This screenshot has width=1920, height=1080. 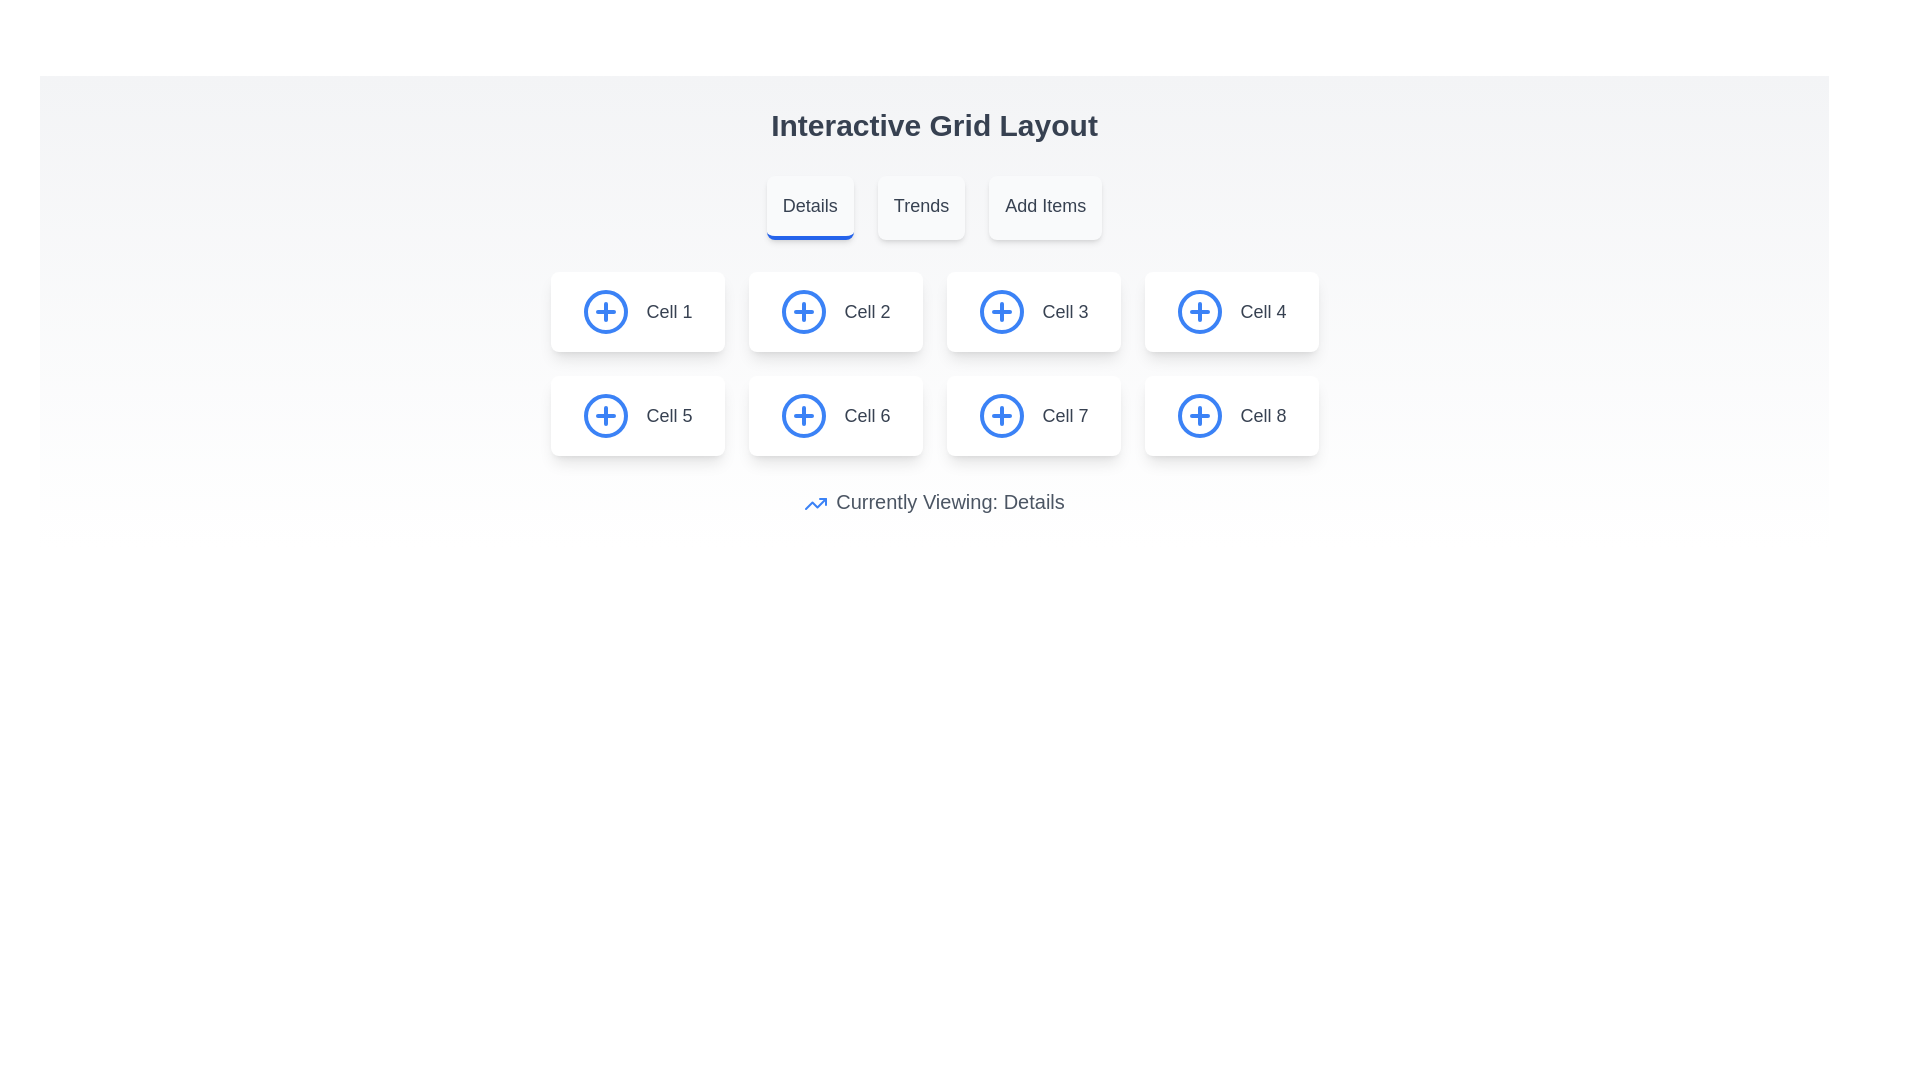 What do you see at coordinates (804, 312) in the screenshot?
I see `the circular plus icon in Cell 2` at bounding box center [804, 312].